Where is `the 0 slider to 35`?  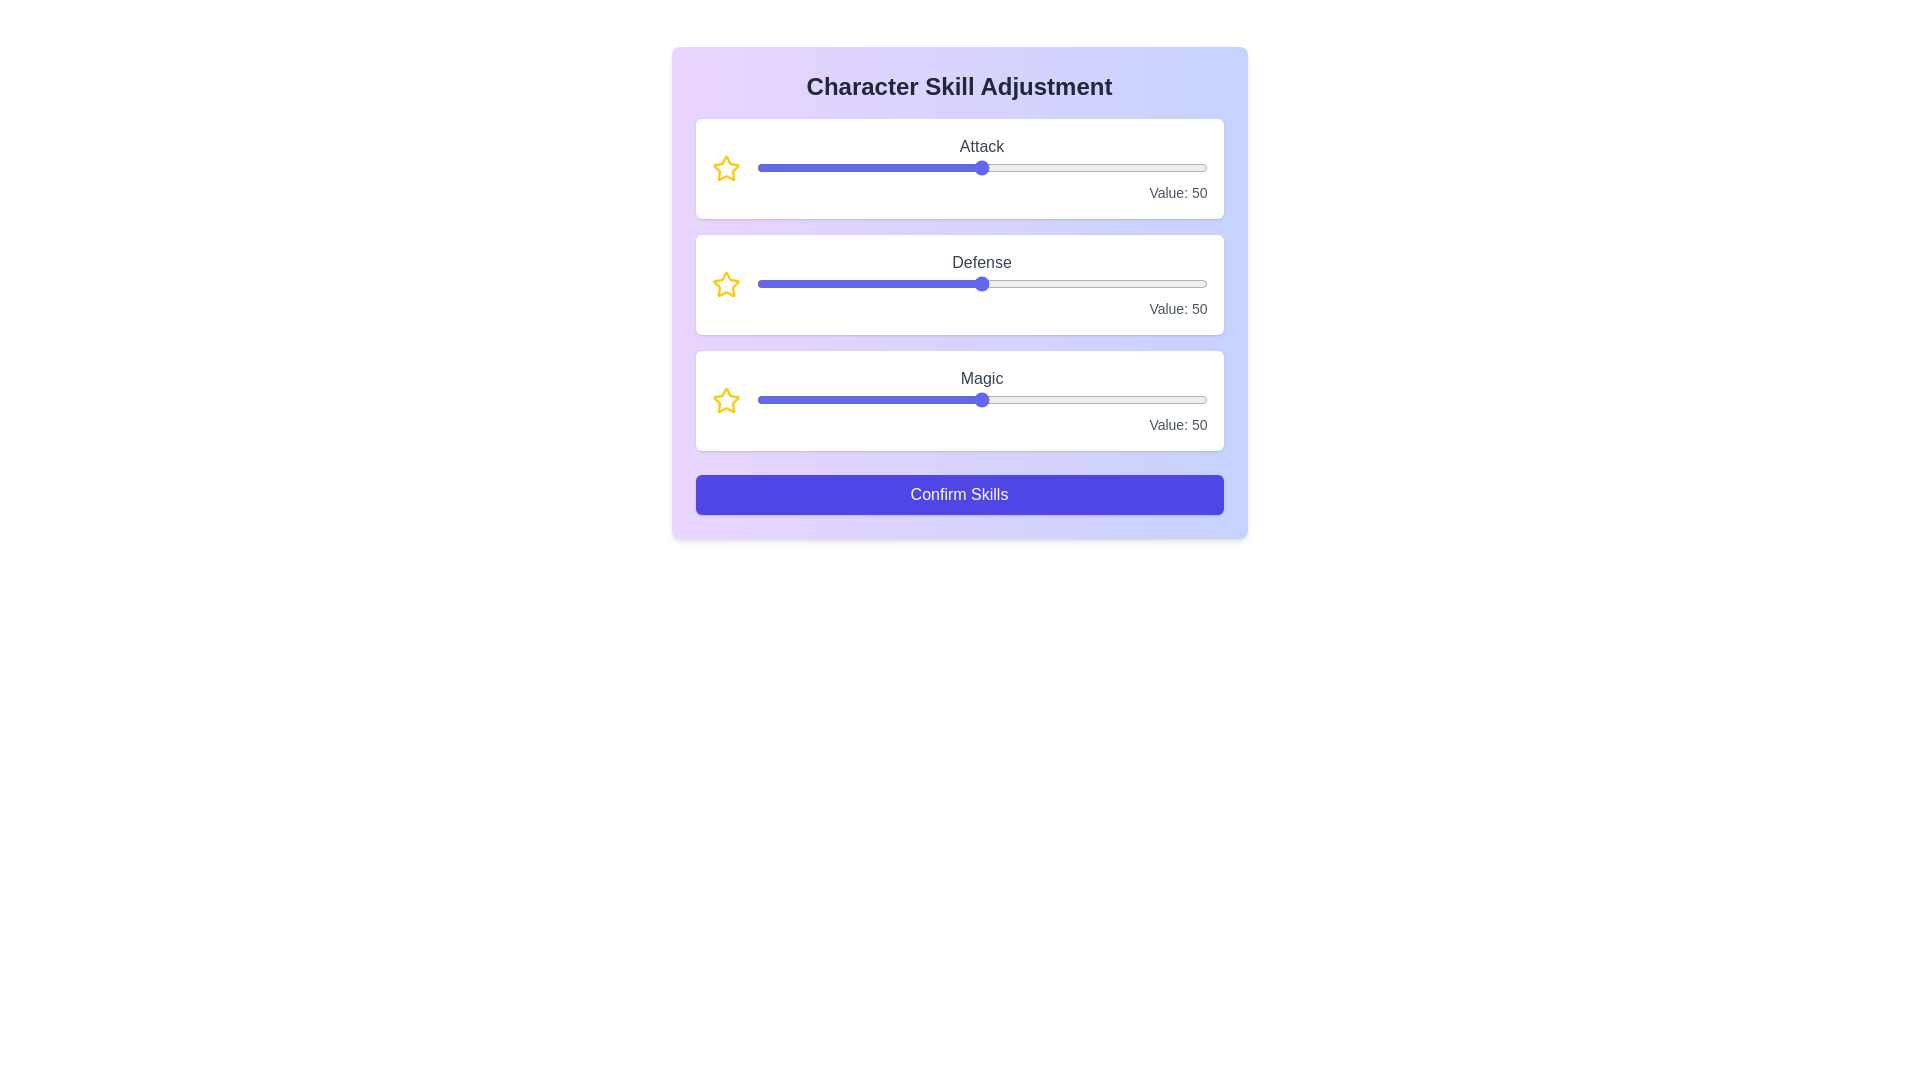 the 0 slider to 35 is located at coordinates (1059, 167).